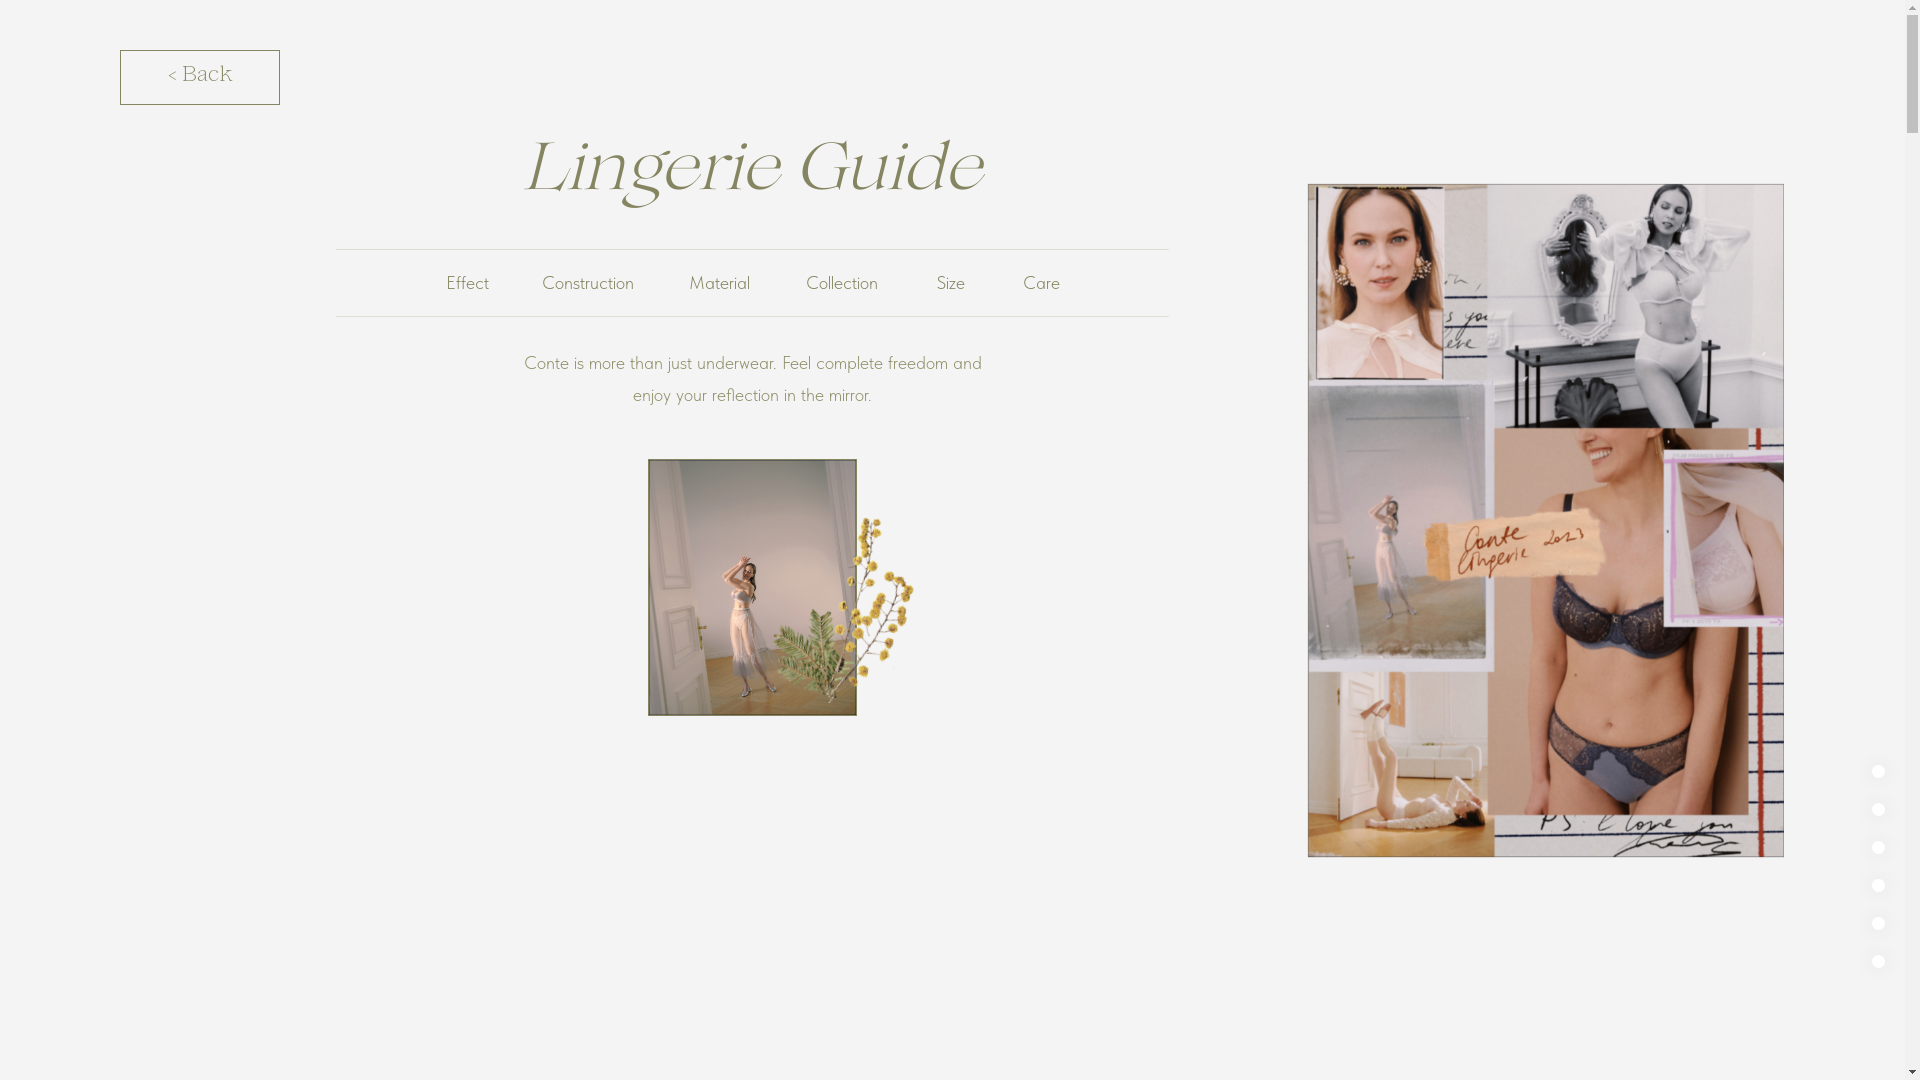  Describe the element at coordinates (587, 282) in the screenshot. I see `'Construction'` at that location.